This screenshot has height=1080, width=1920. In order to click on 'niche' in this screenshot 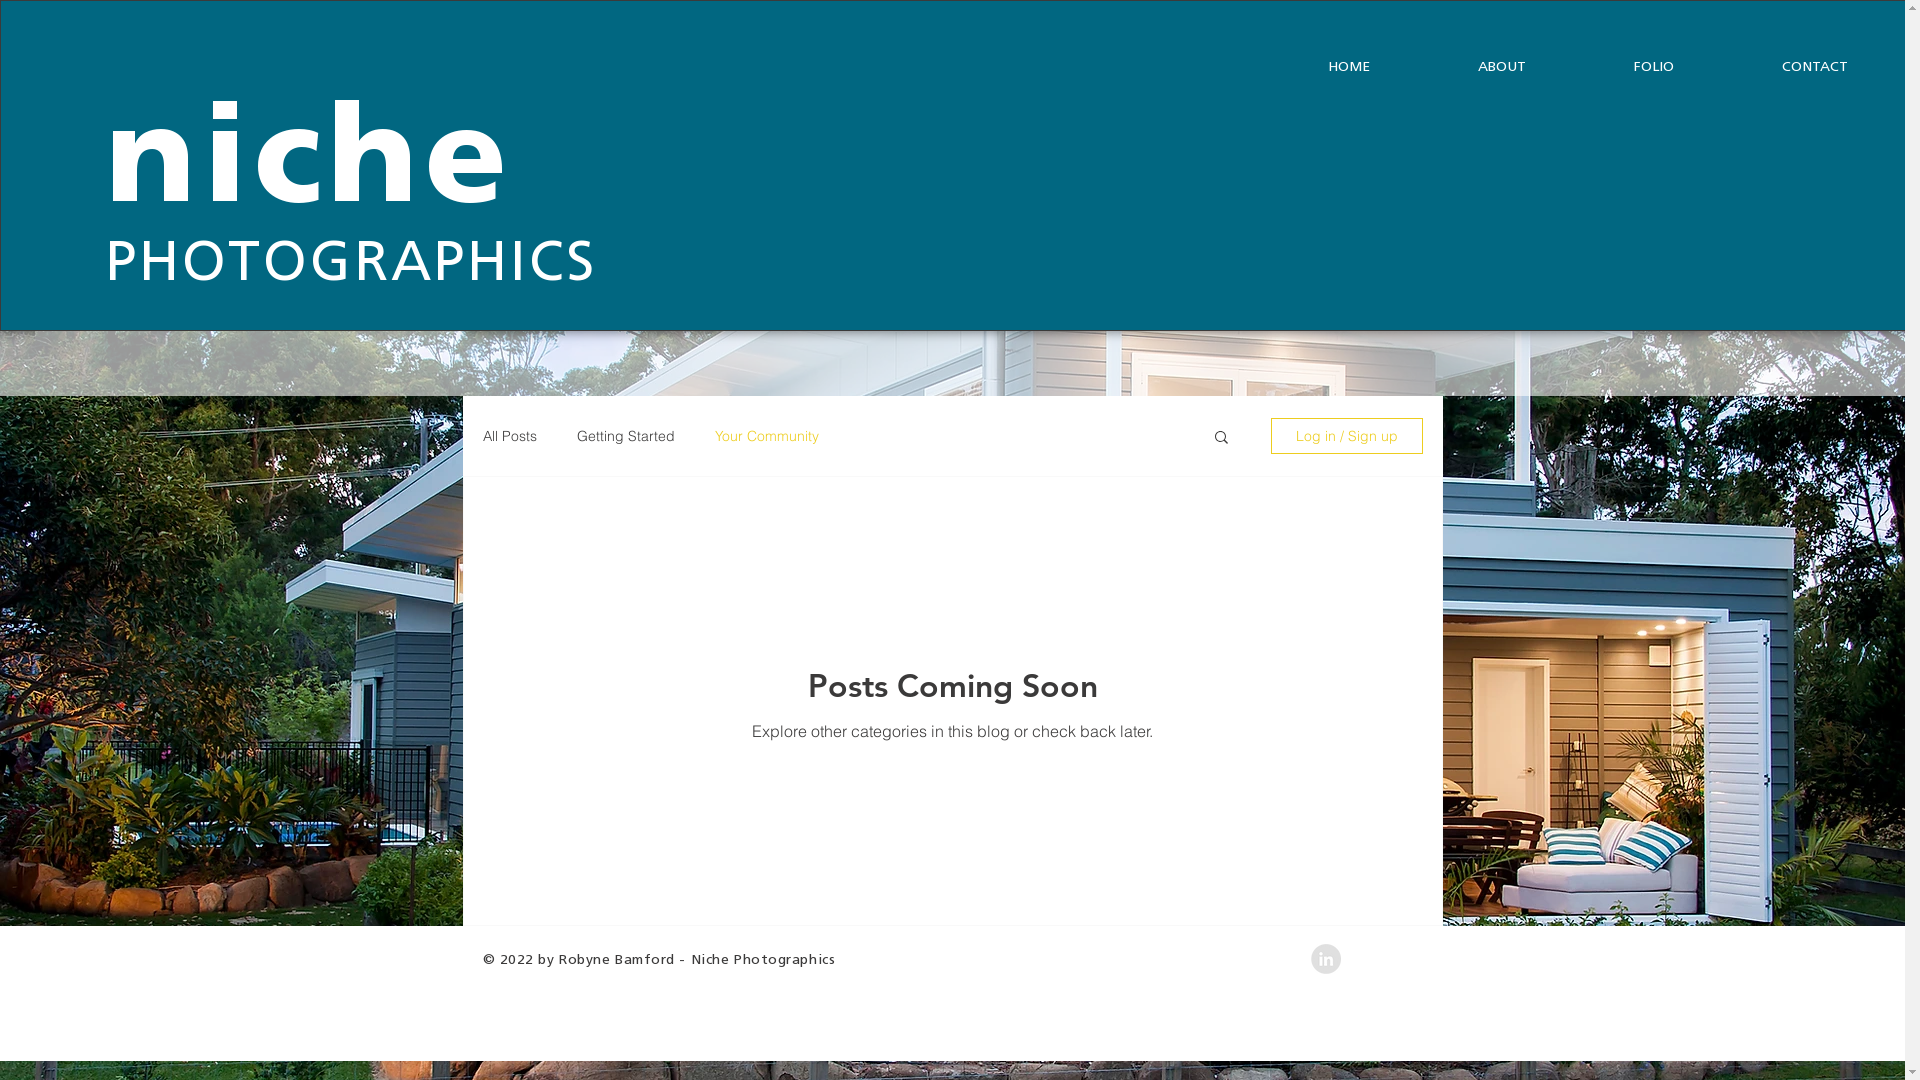, I will do `click(308, 163)`.